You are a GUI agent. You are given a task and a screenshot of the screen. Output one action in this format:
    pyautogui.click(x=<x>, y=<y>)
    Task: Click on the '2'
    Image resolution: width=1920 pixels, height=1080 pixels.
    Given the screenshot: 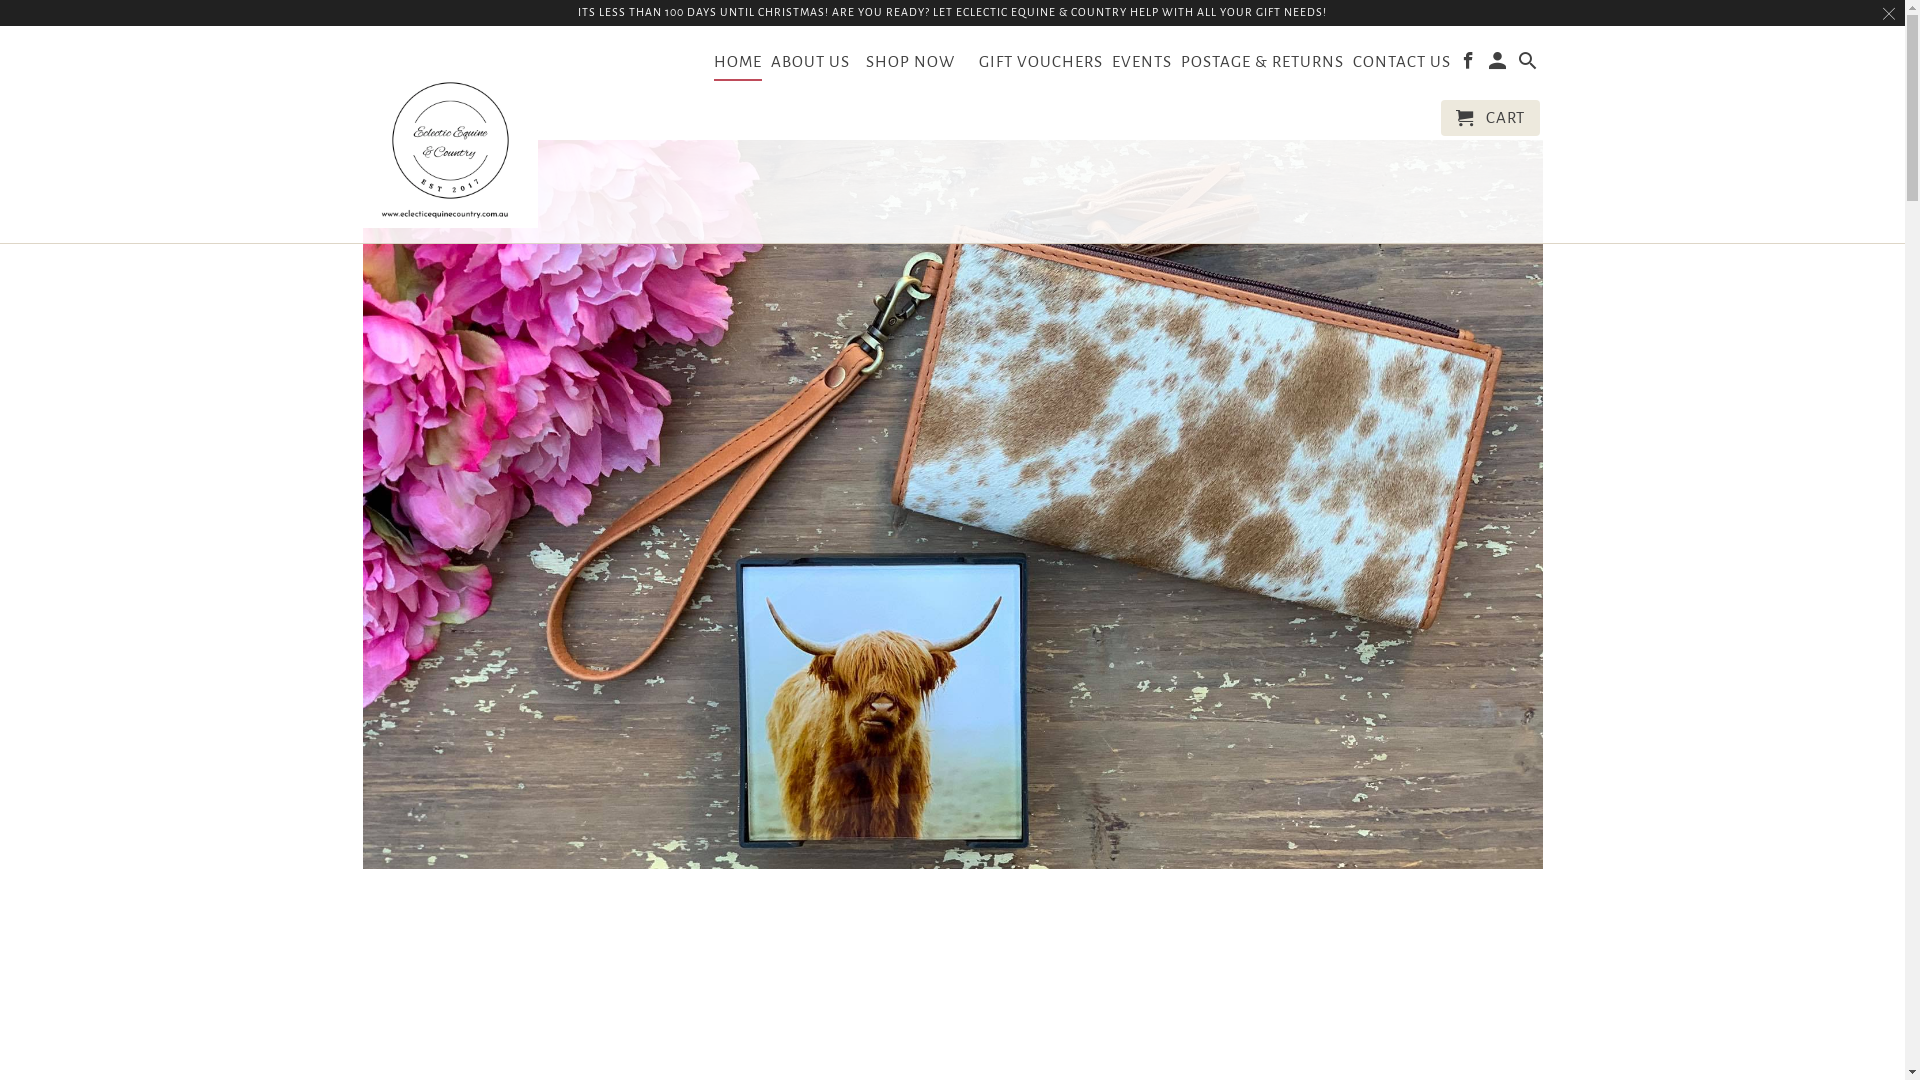 What is the action you would take?
    pyautogui.click(x=952, y=988)
    